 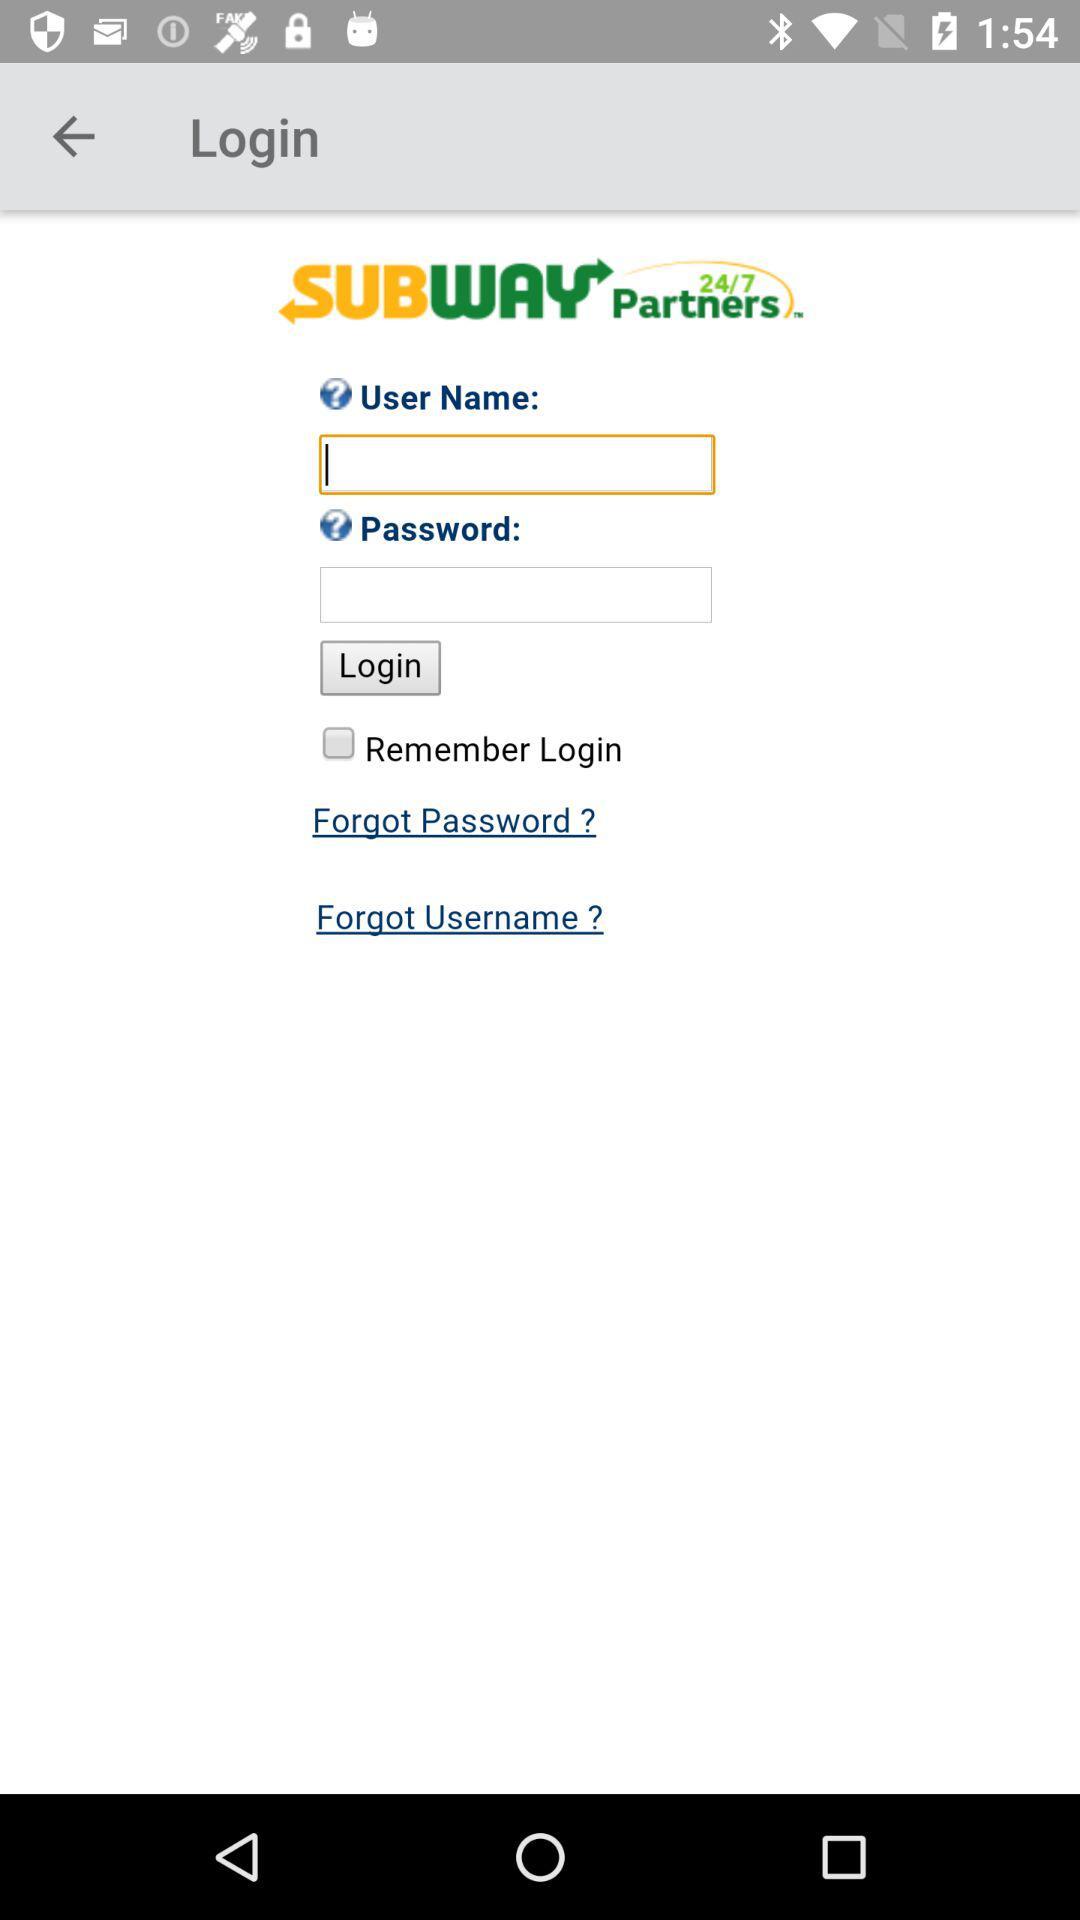 What do you see at coordinates (540, 1002) in the screenshot?
I see `login page` at bounding box center [540, 1002].